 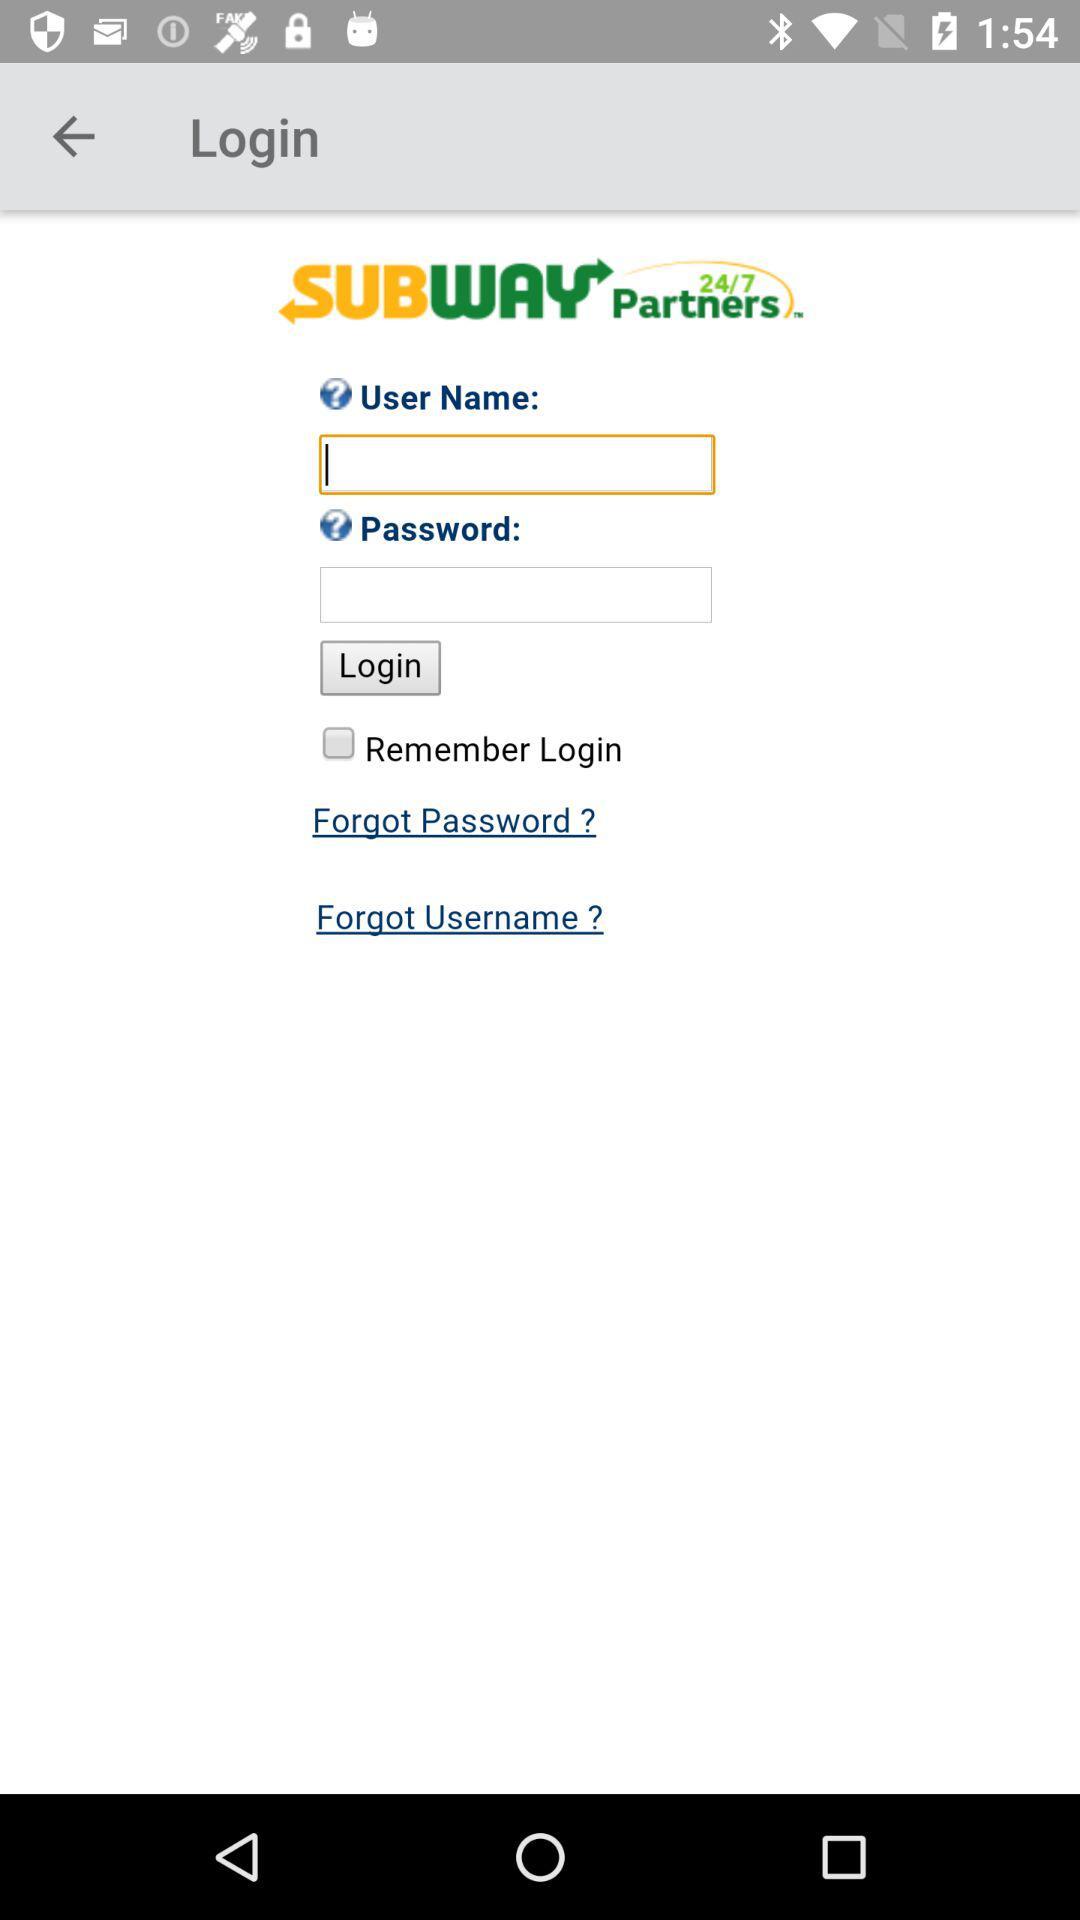 What do you see at coordinates (540, 1002) in the screenshot?
I see `login page` at bounding box center [540, 1002].